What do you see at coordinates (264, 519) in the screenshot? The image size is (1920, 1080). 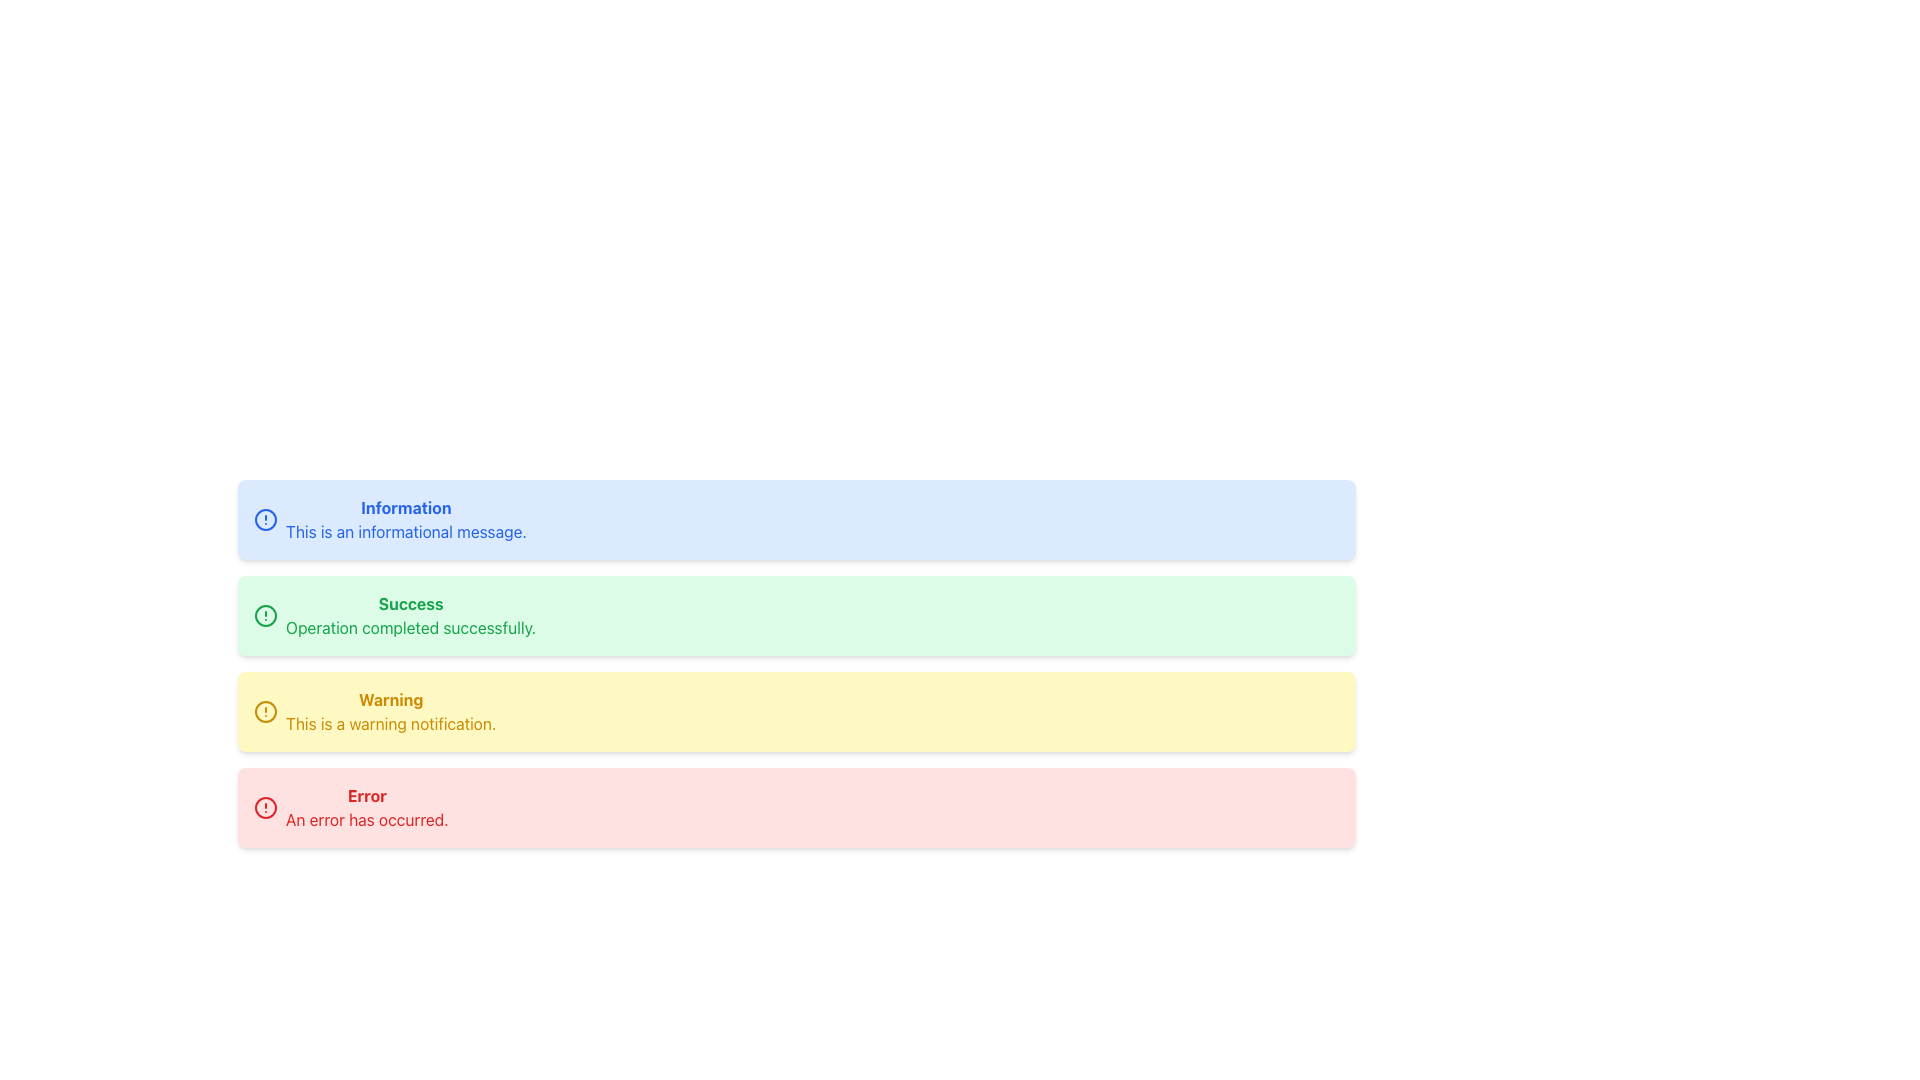 I see `the circular icon with a blue outline and an exclamation mark in the center, located to the left of the text in the first notification banner` at bounding box center [264, 519].